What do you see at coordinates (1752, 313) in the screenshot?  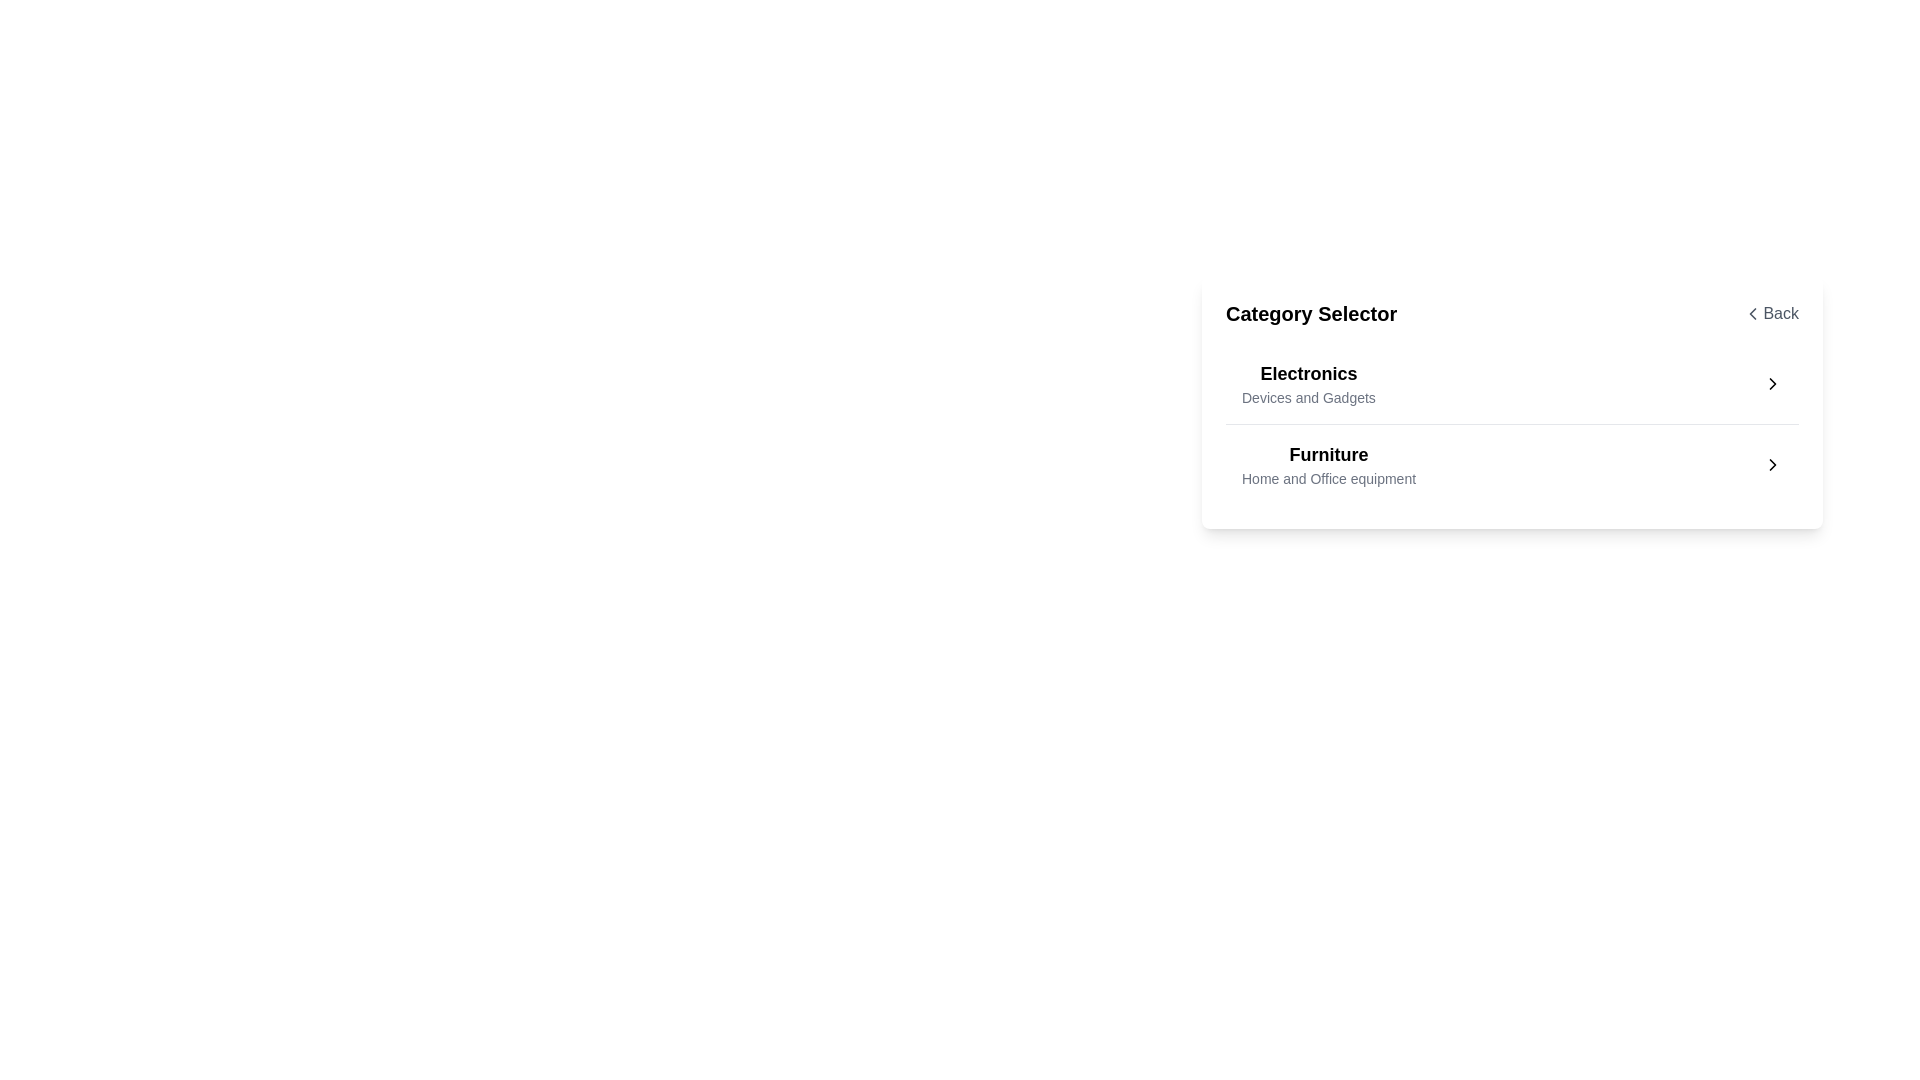 I see `the left-facing chevron symbol, which is part of an icon associated with a 'Back' label, located near the top-right corner of the interface` at bounding box center [1752, 313].